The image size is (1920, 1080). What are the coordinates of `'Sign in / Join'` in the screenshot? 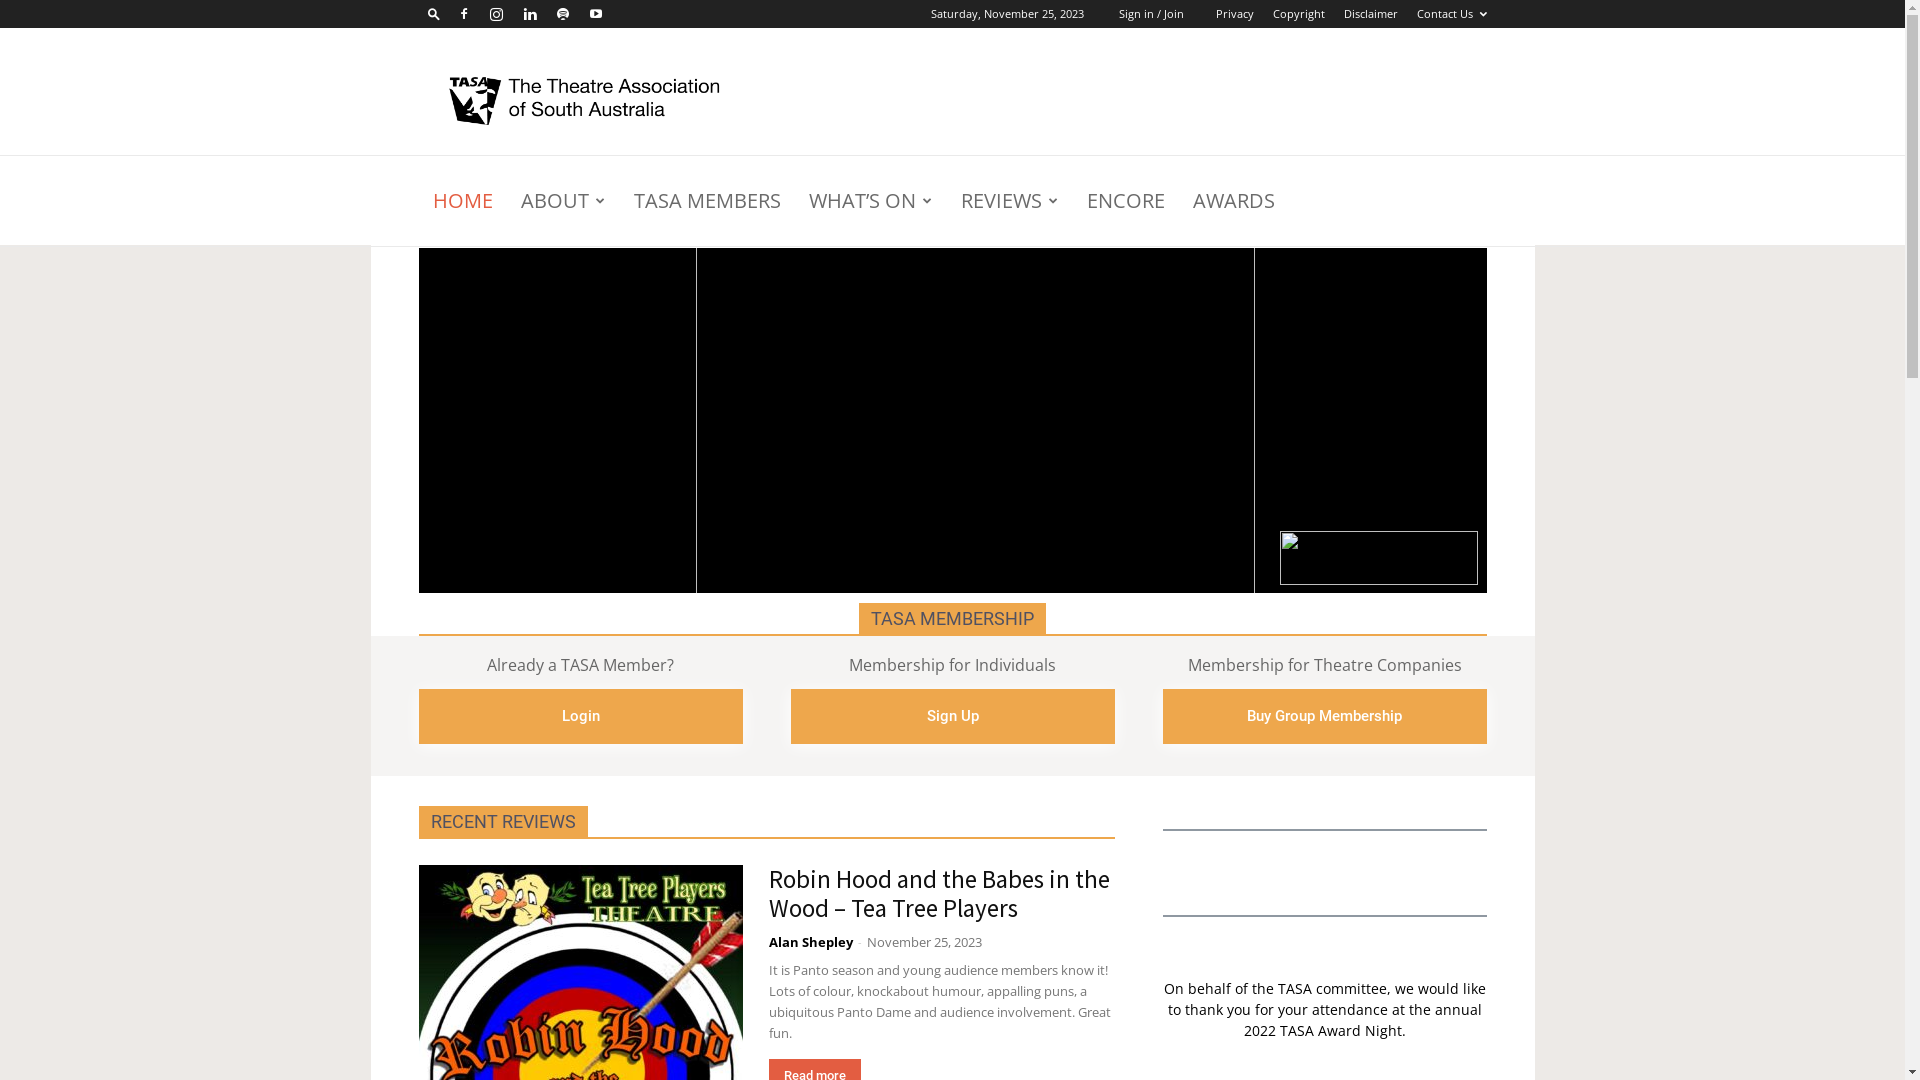 It's located at (1150, 13).